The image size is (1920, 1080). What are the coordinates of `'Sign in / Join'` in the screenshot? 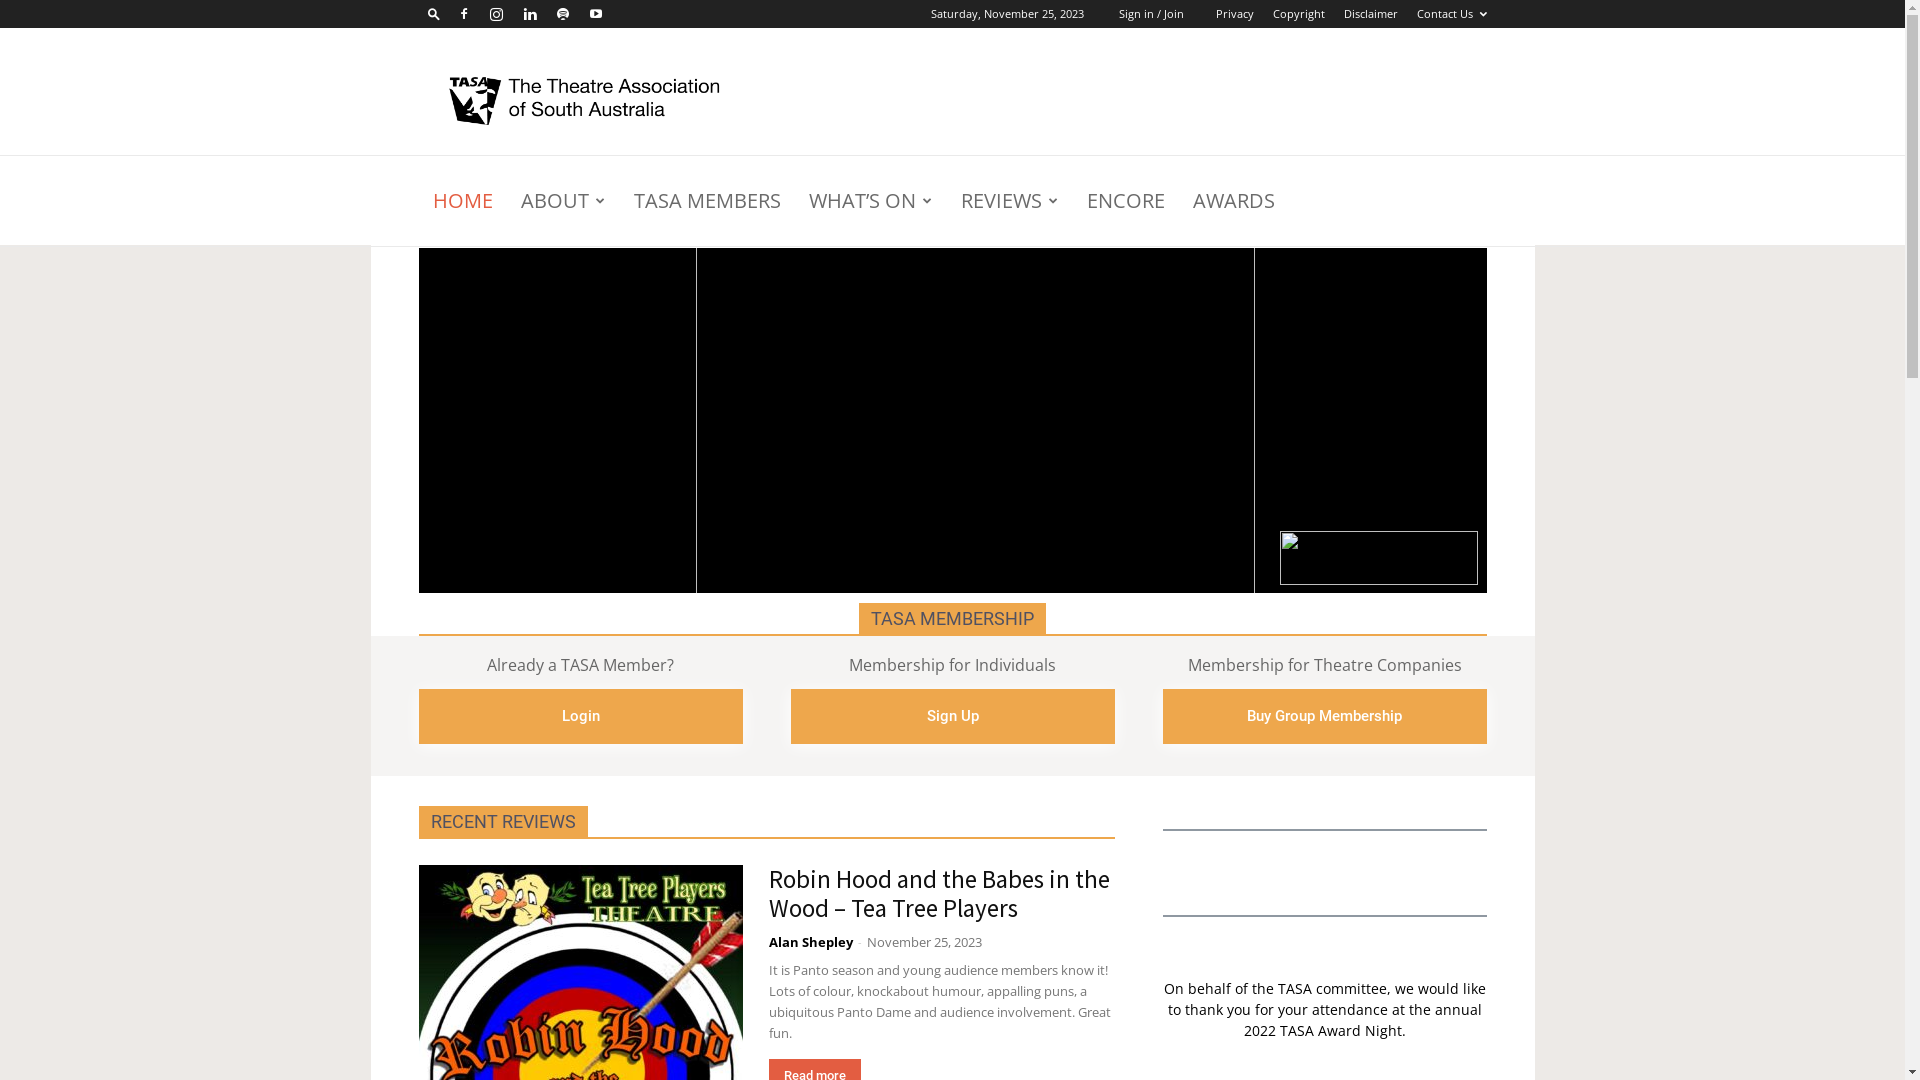 It's located at (1150, 13).